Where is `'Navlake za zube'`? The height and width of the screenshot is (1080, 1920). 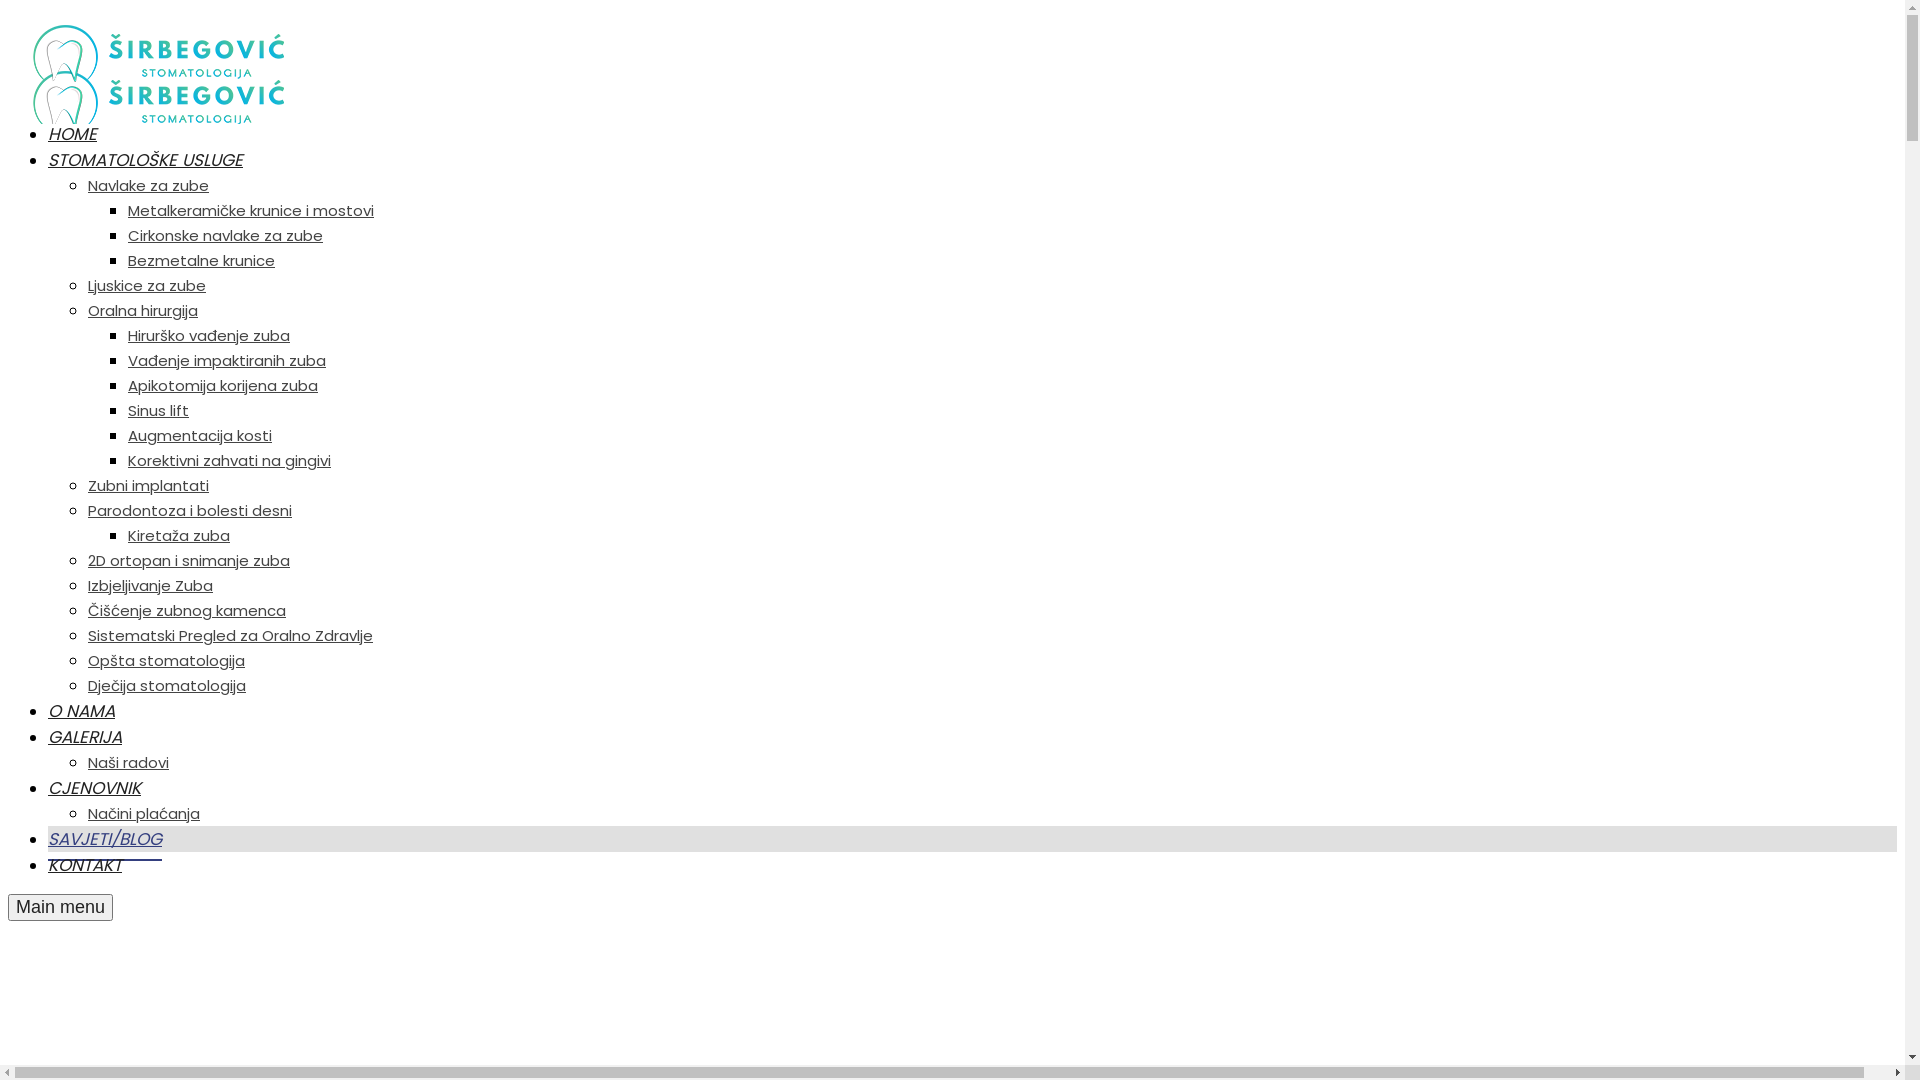 'Navlake za zube' is located at coordinates (147, 185).